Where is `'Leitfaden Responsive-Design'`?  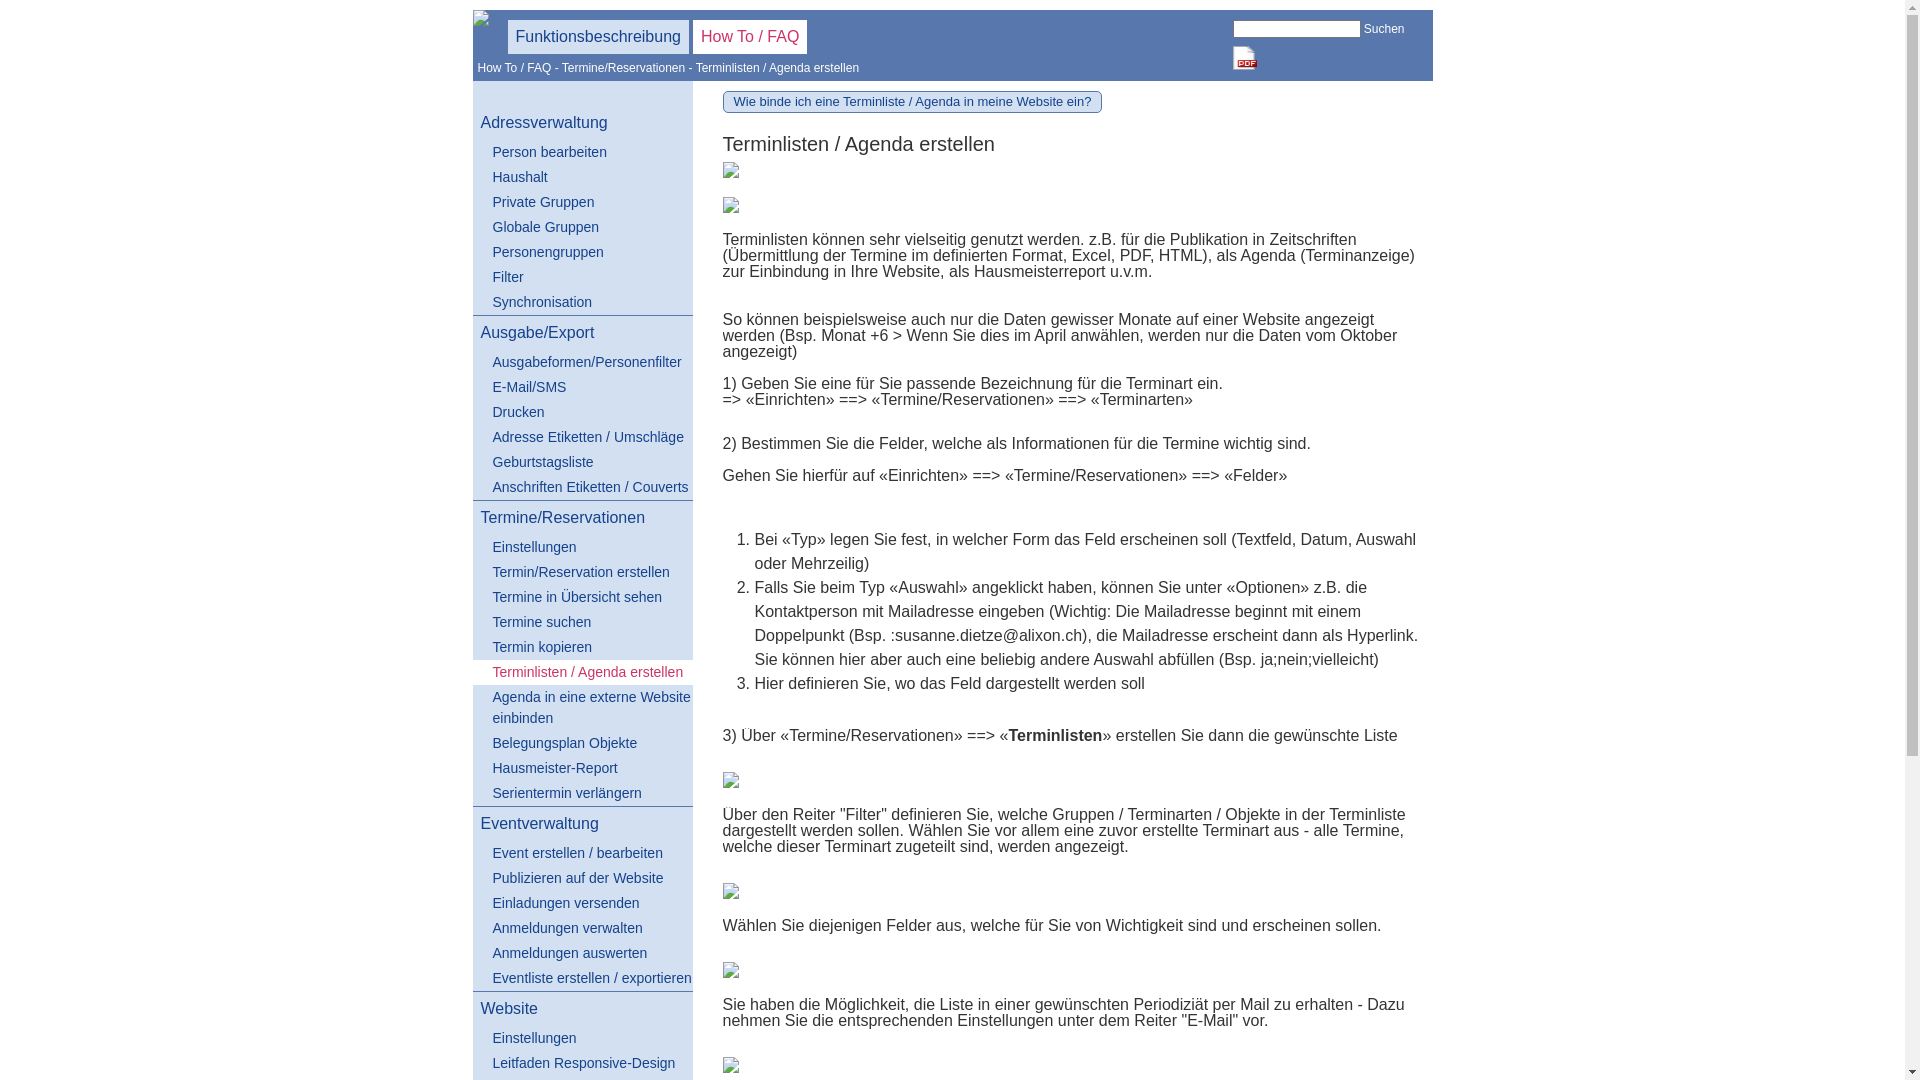 'Leitfaden Responsive-Design' is located at coordinates (580, 1062).